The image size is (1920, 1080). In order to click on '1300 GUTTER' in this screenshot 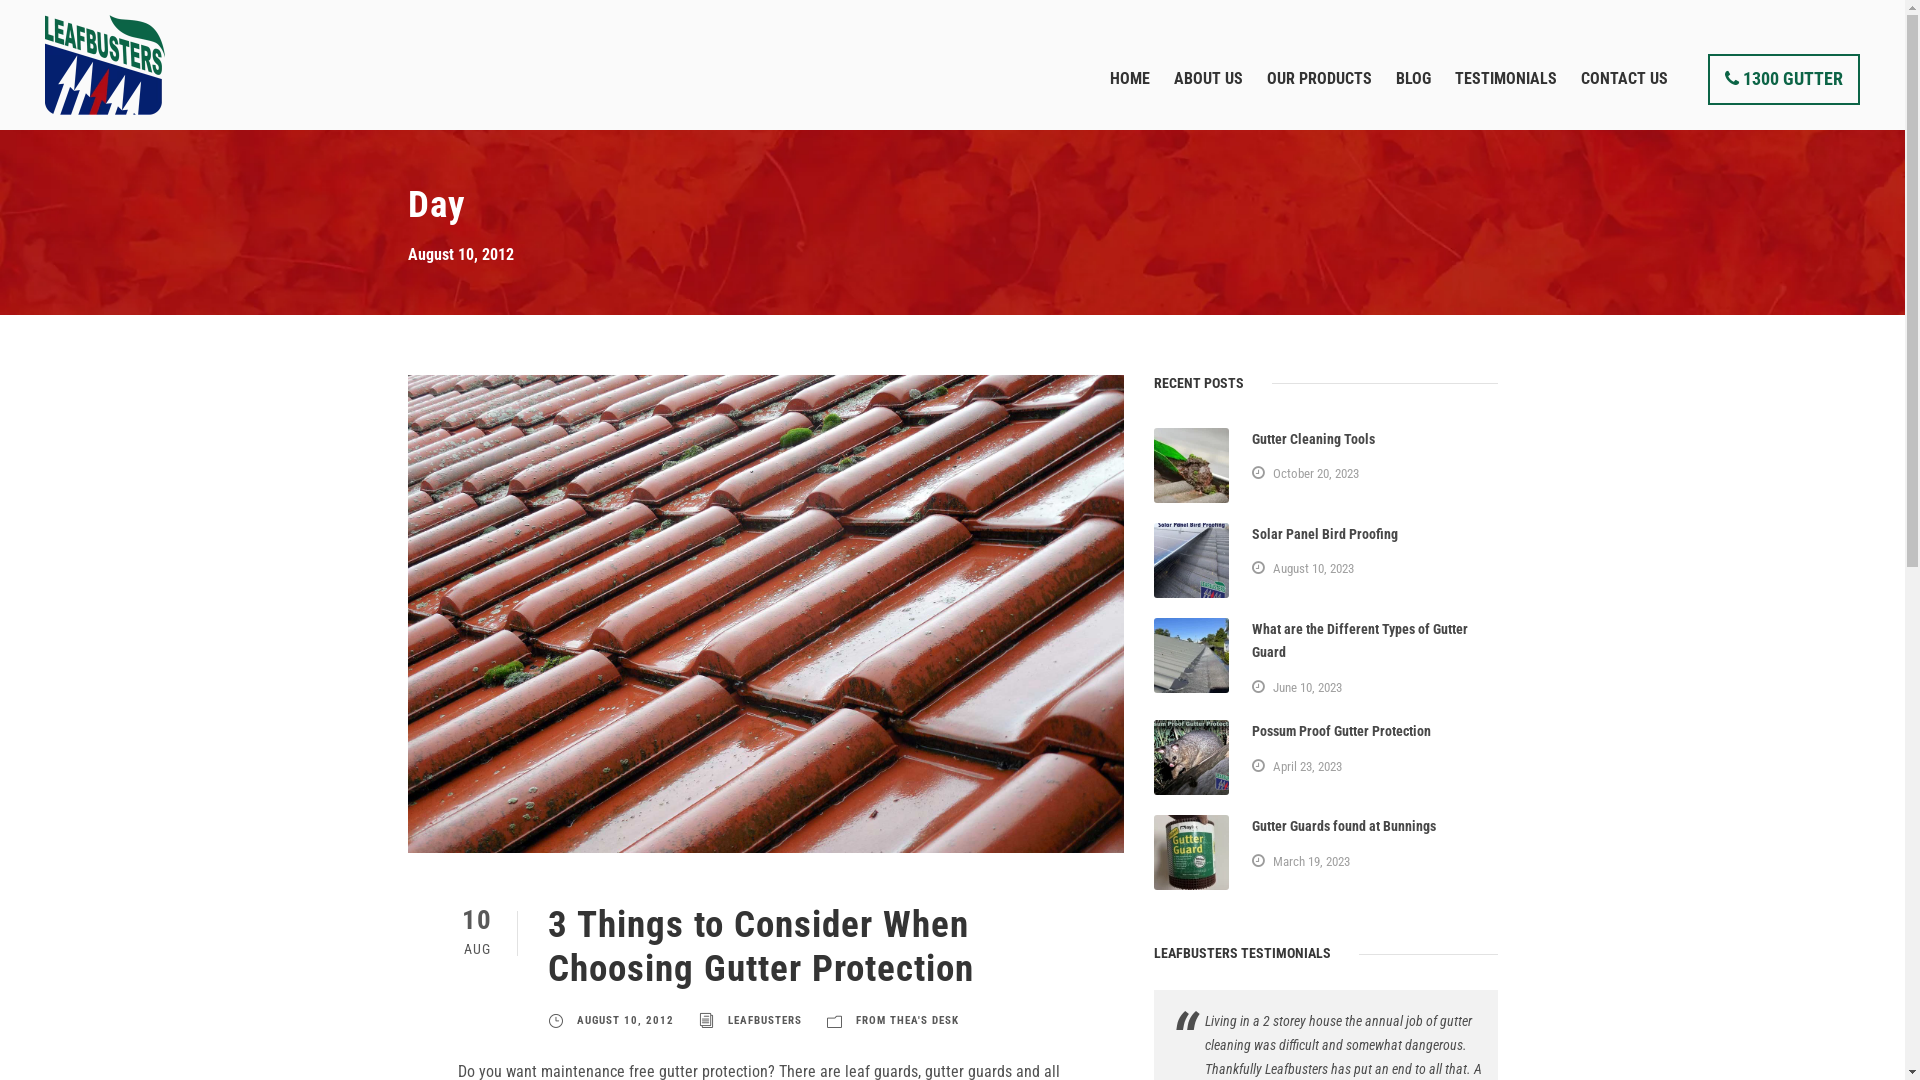, I will do `click(1707, 78)`.